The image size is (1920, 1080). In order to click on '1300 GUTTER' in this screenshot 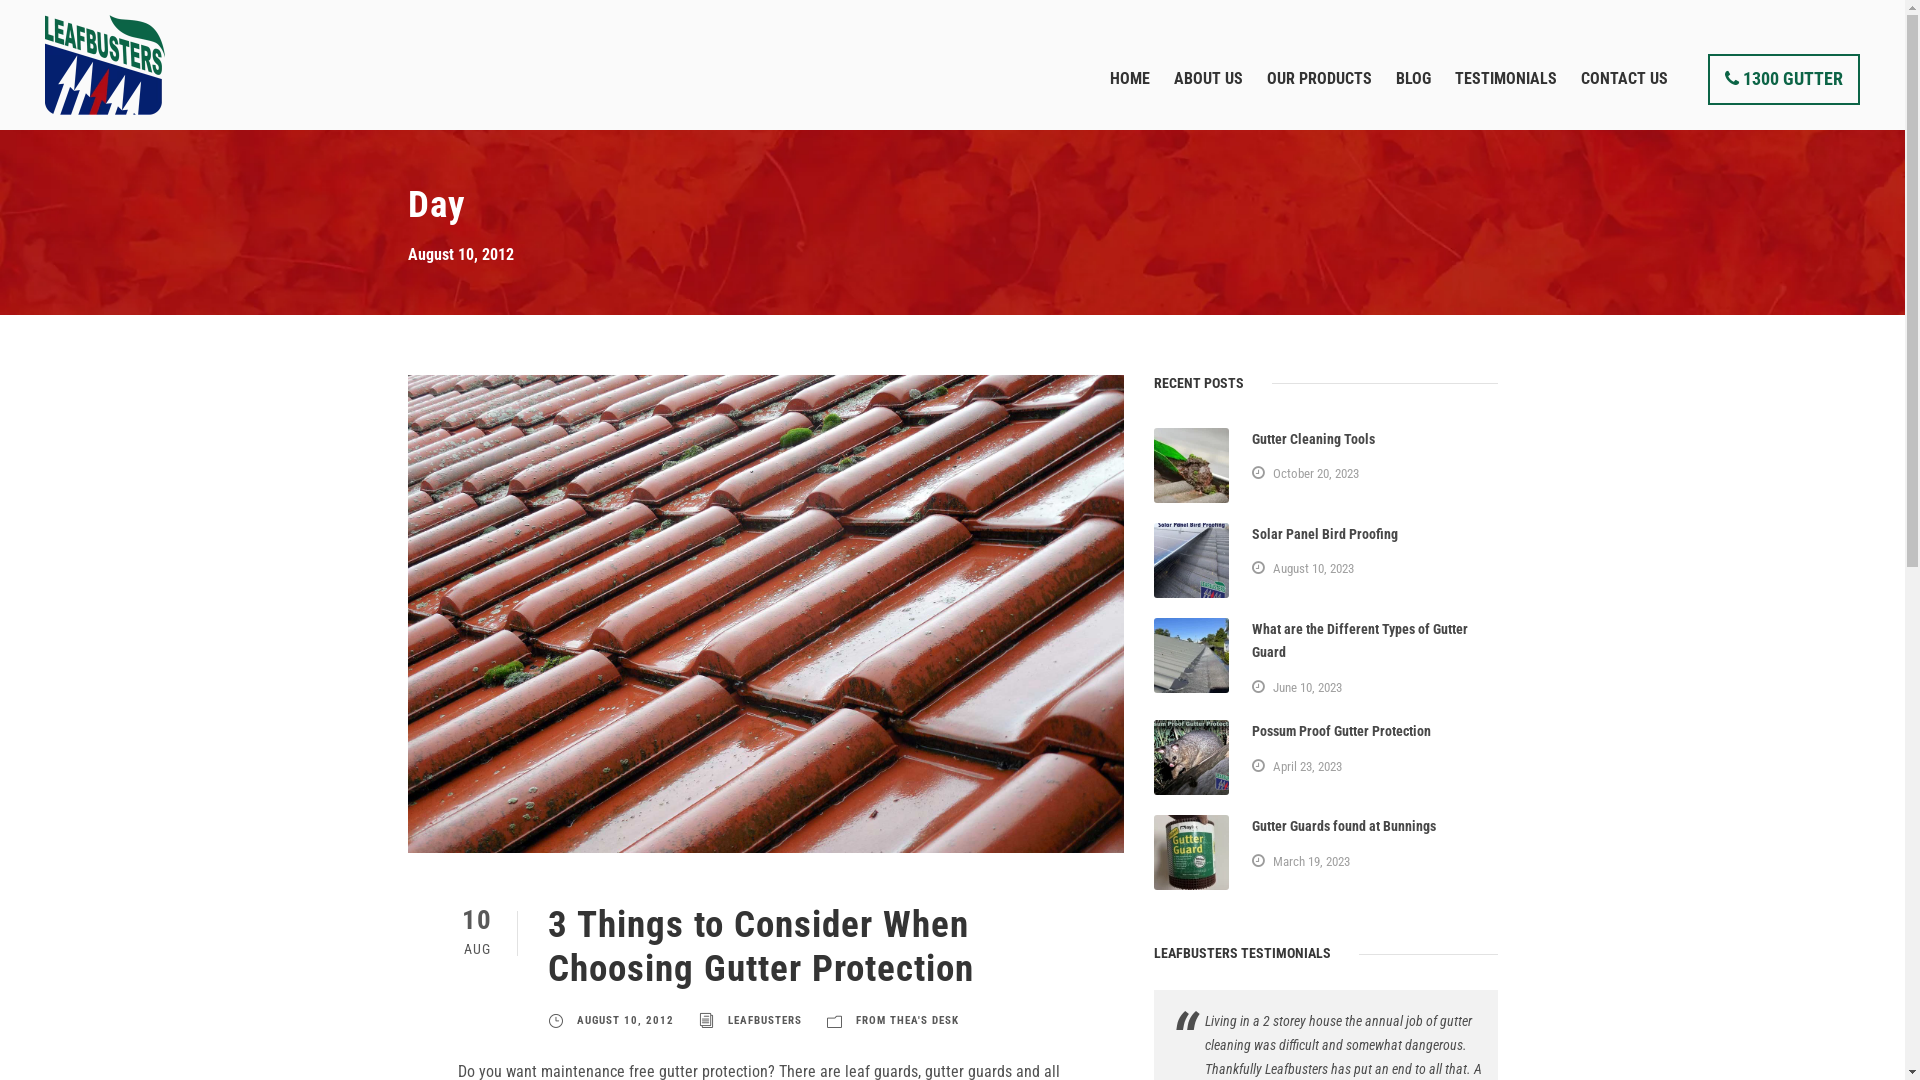, I will do `click(1707, 78)`.